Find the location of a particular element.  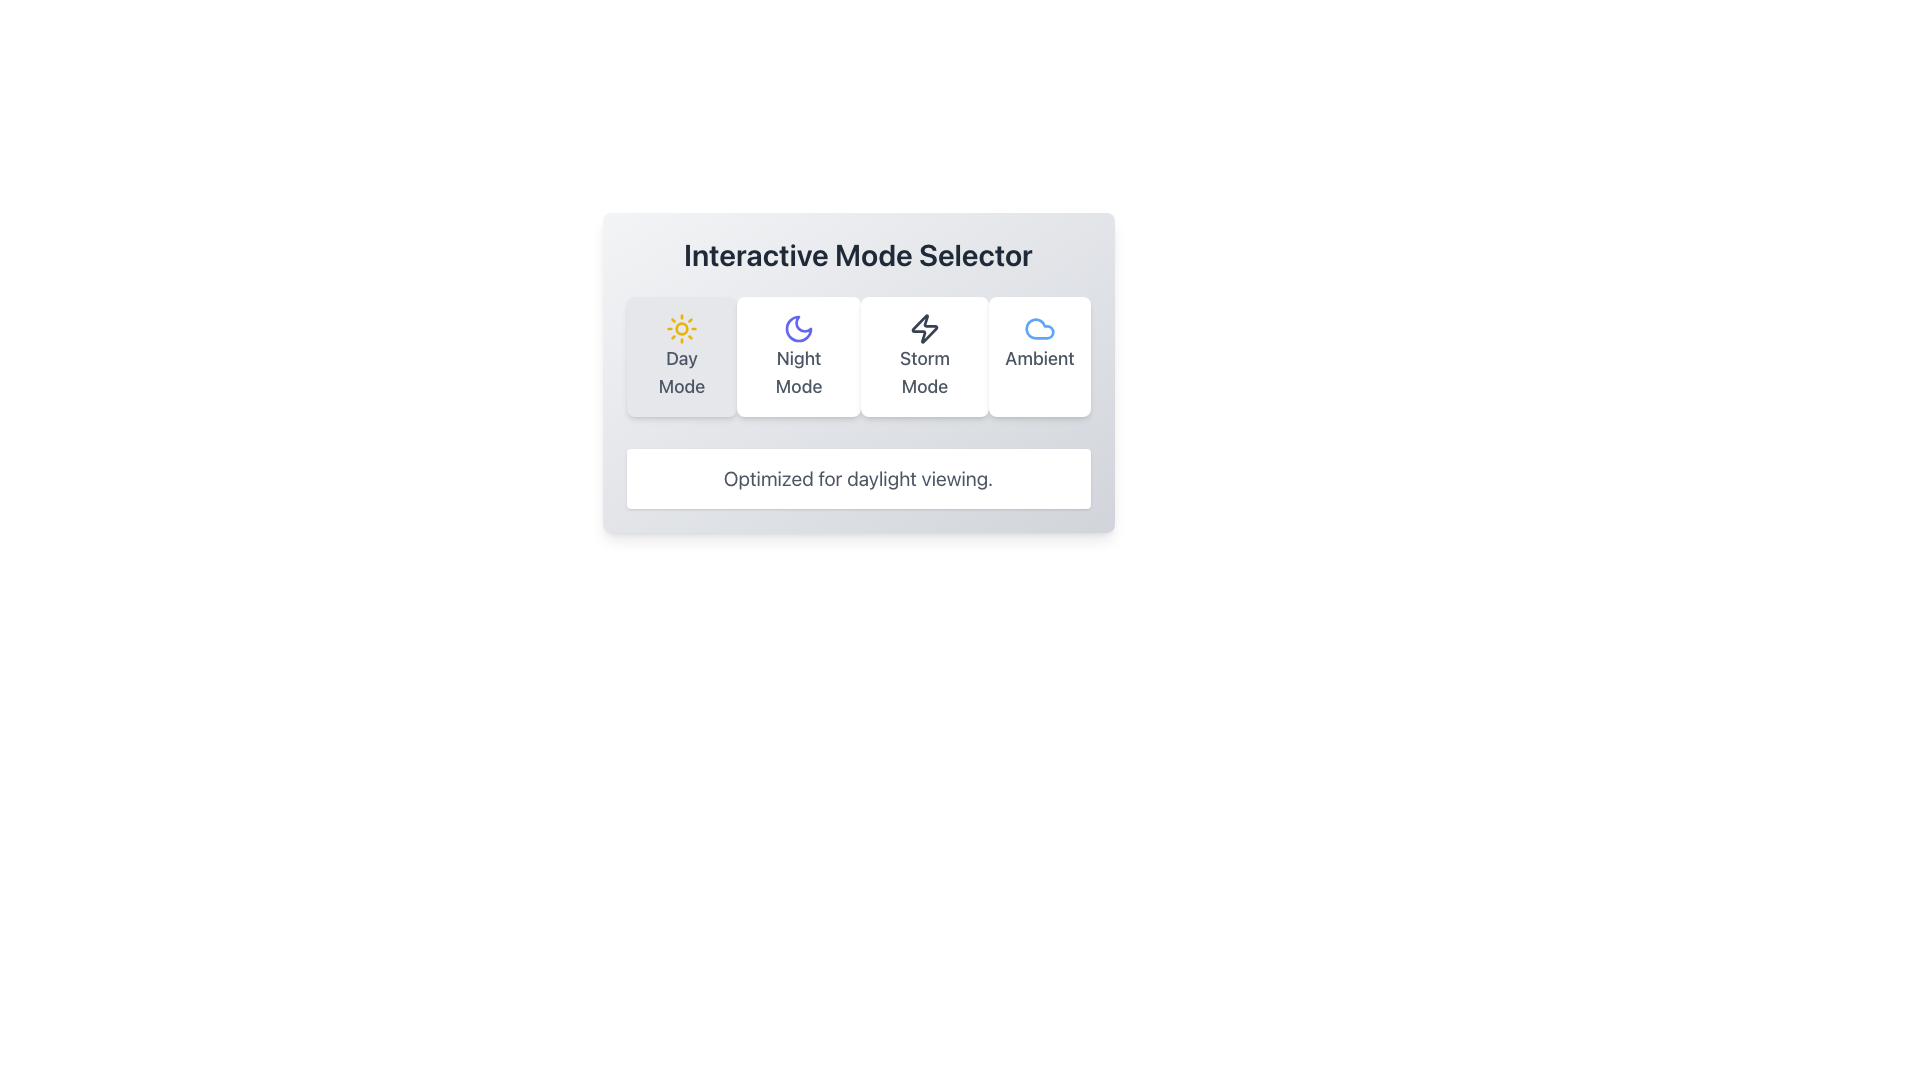

the lightning bolt icon, which is a minimalist SVG graphic in dark gray, located within the 'Storm Mode' selection button on the mode selection bar is located at coordinates (924, 327).